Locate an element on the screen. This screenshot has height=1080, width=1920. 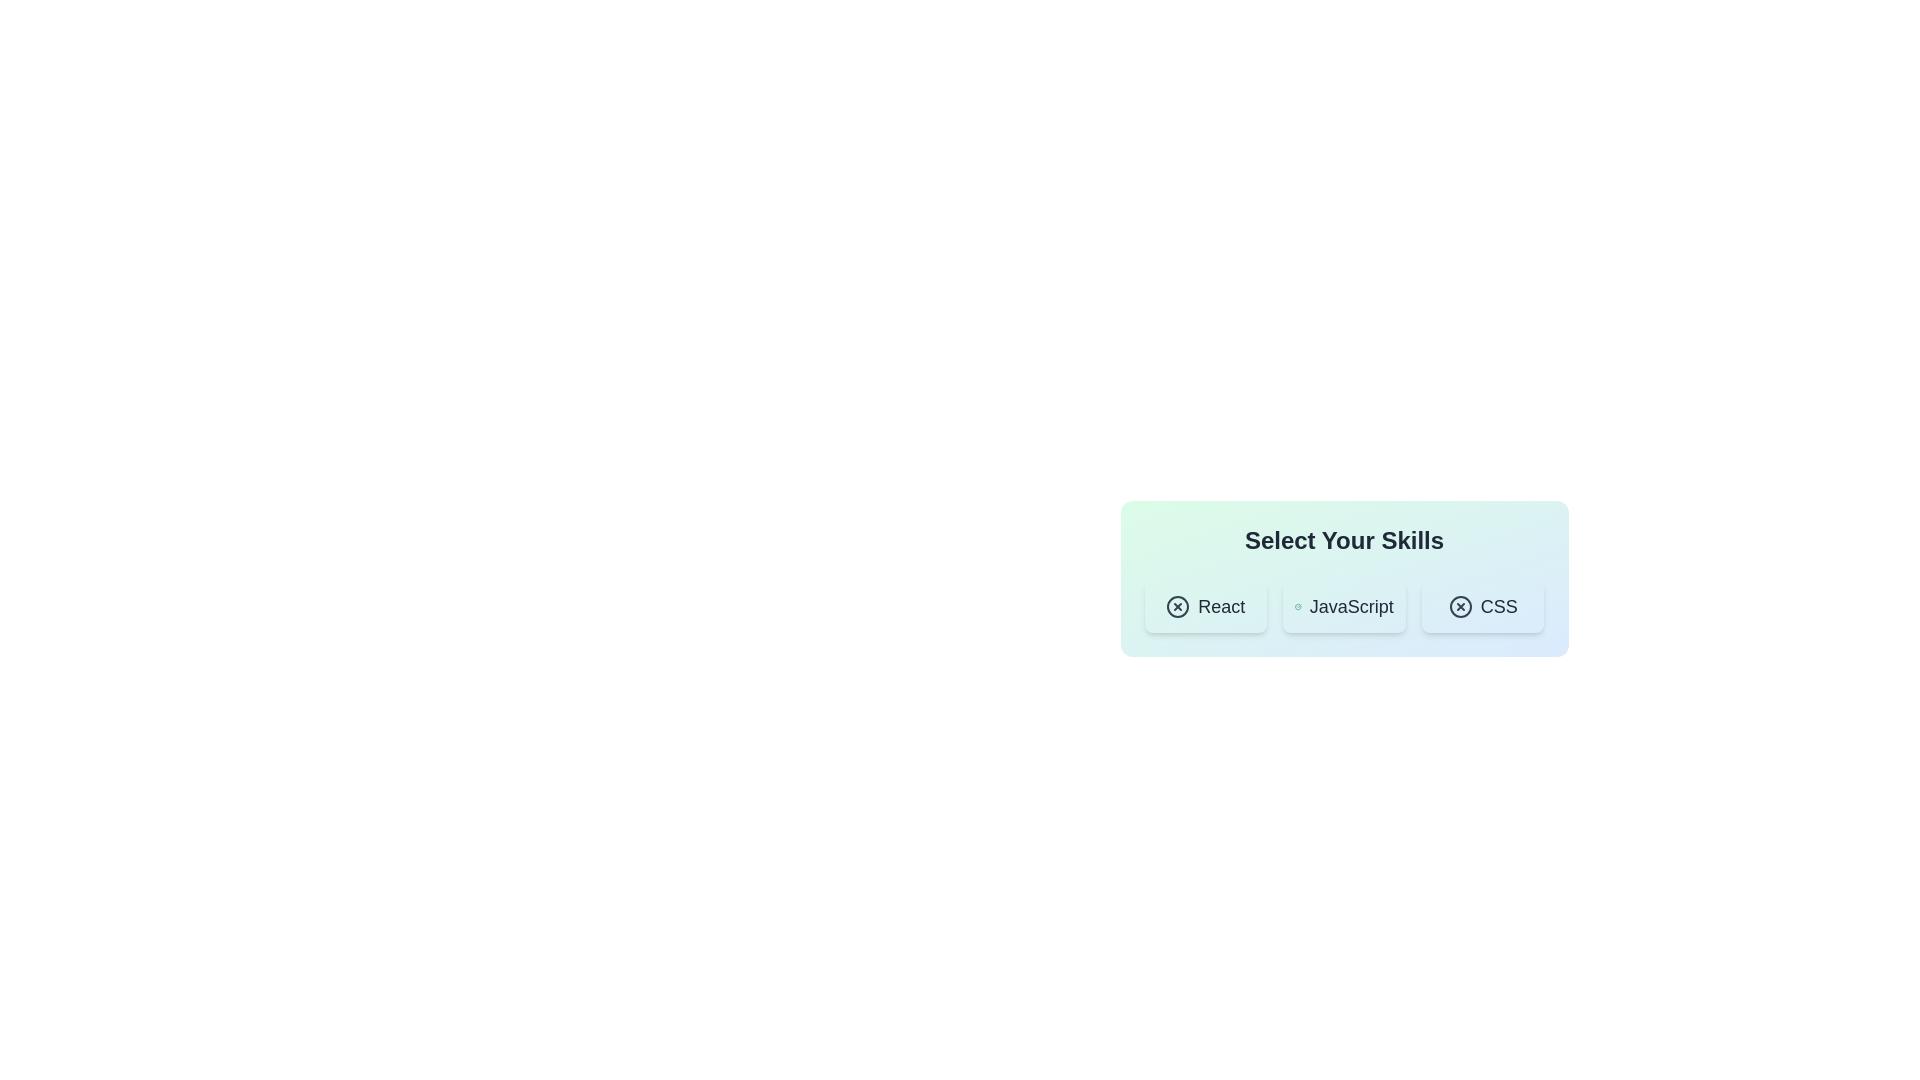
the chip labeled CSS to view its hover effect is located at coordinates (1483, 605).